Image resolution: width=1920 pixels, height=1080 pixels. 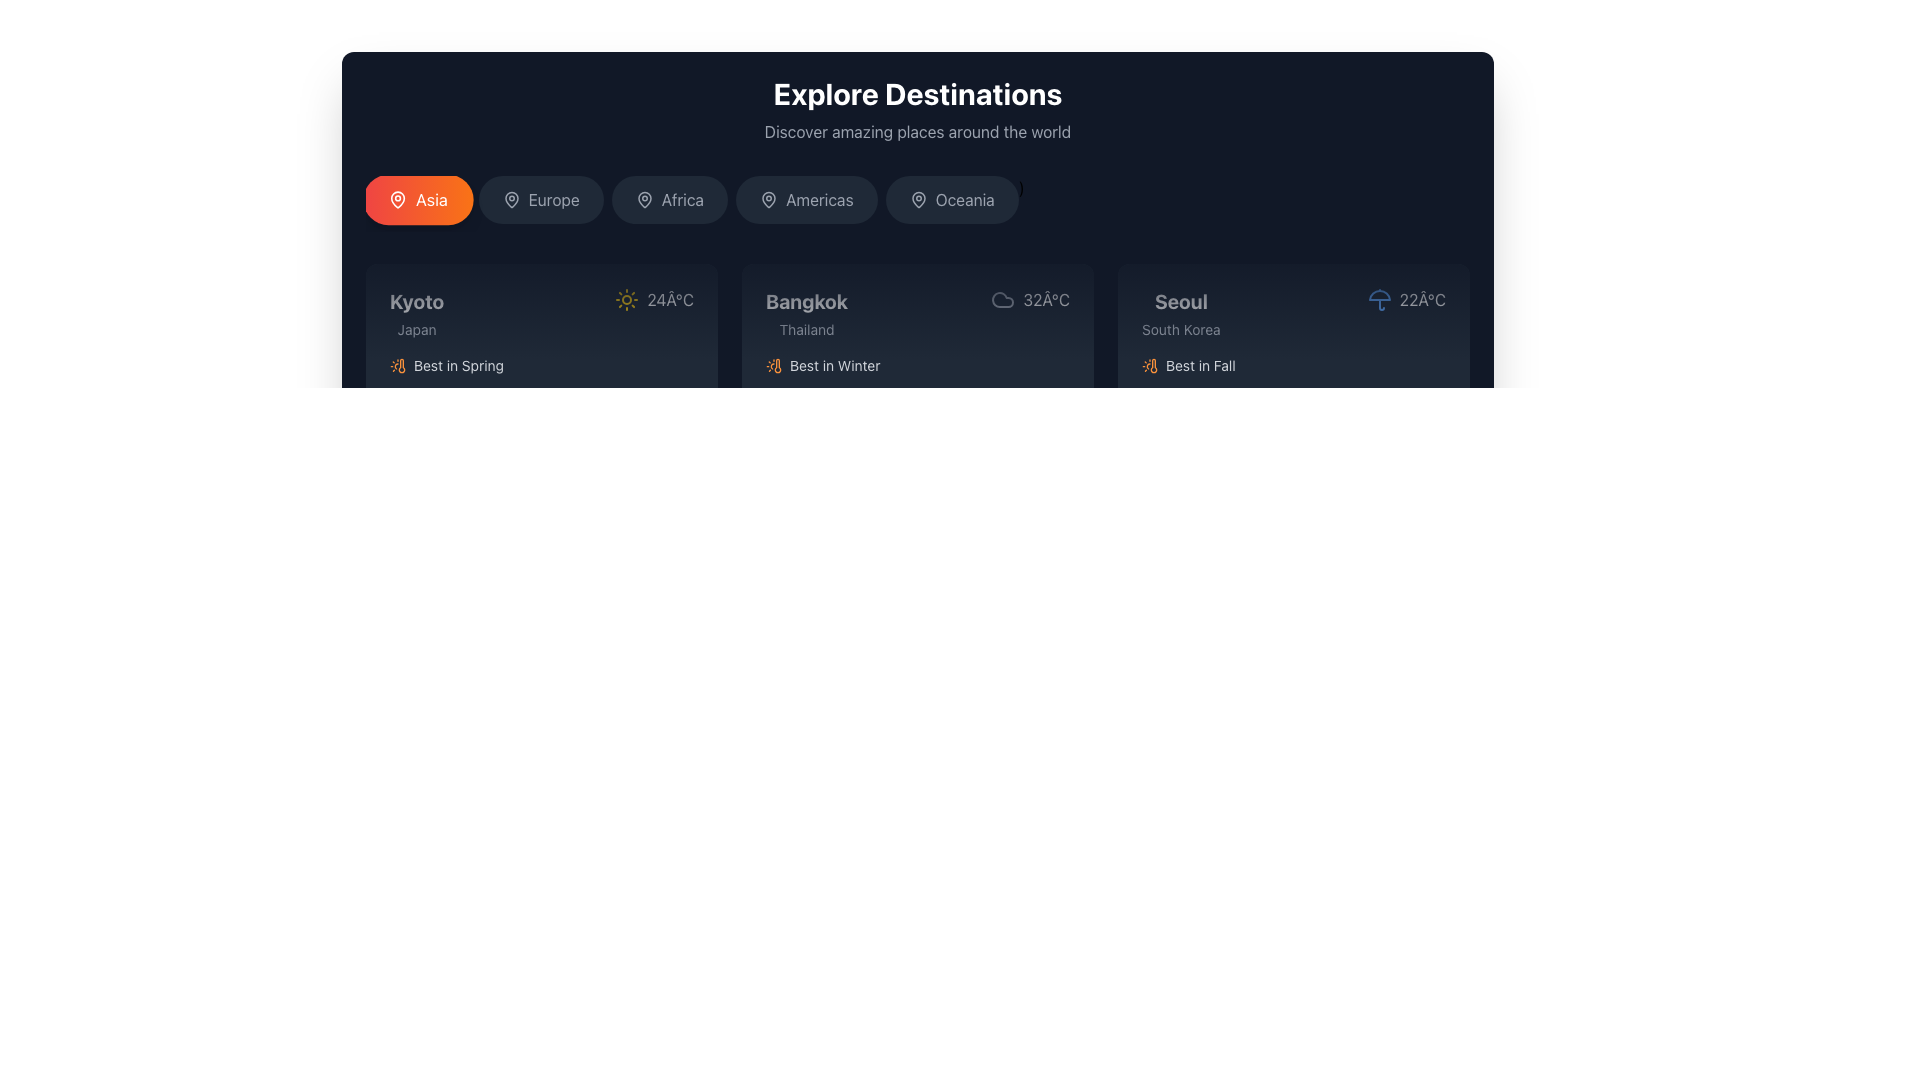 I want to click on the 'Europe' text label within the navigation button, so click(x=554, y=200).